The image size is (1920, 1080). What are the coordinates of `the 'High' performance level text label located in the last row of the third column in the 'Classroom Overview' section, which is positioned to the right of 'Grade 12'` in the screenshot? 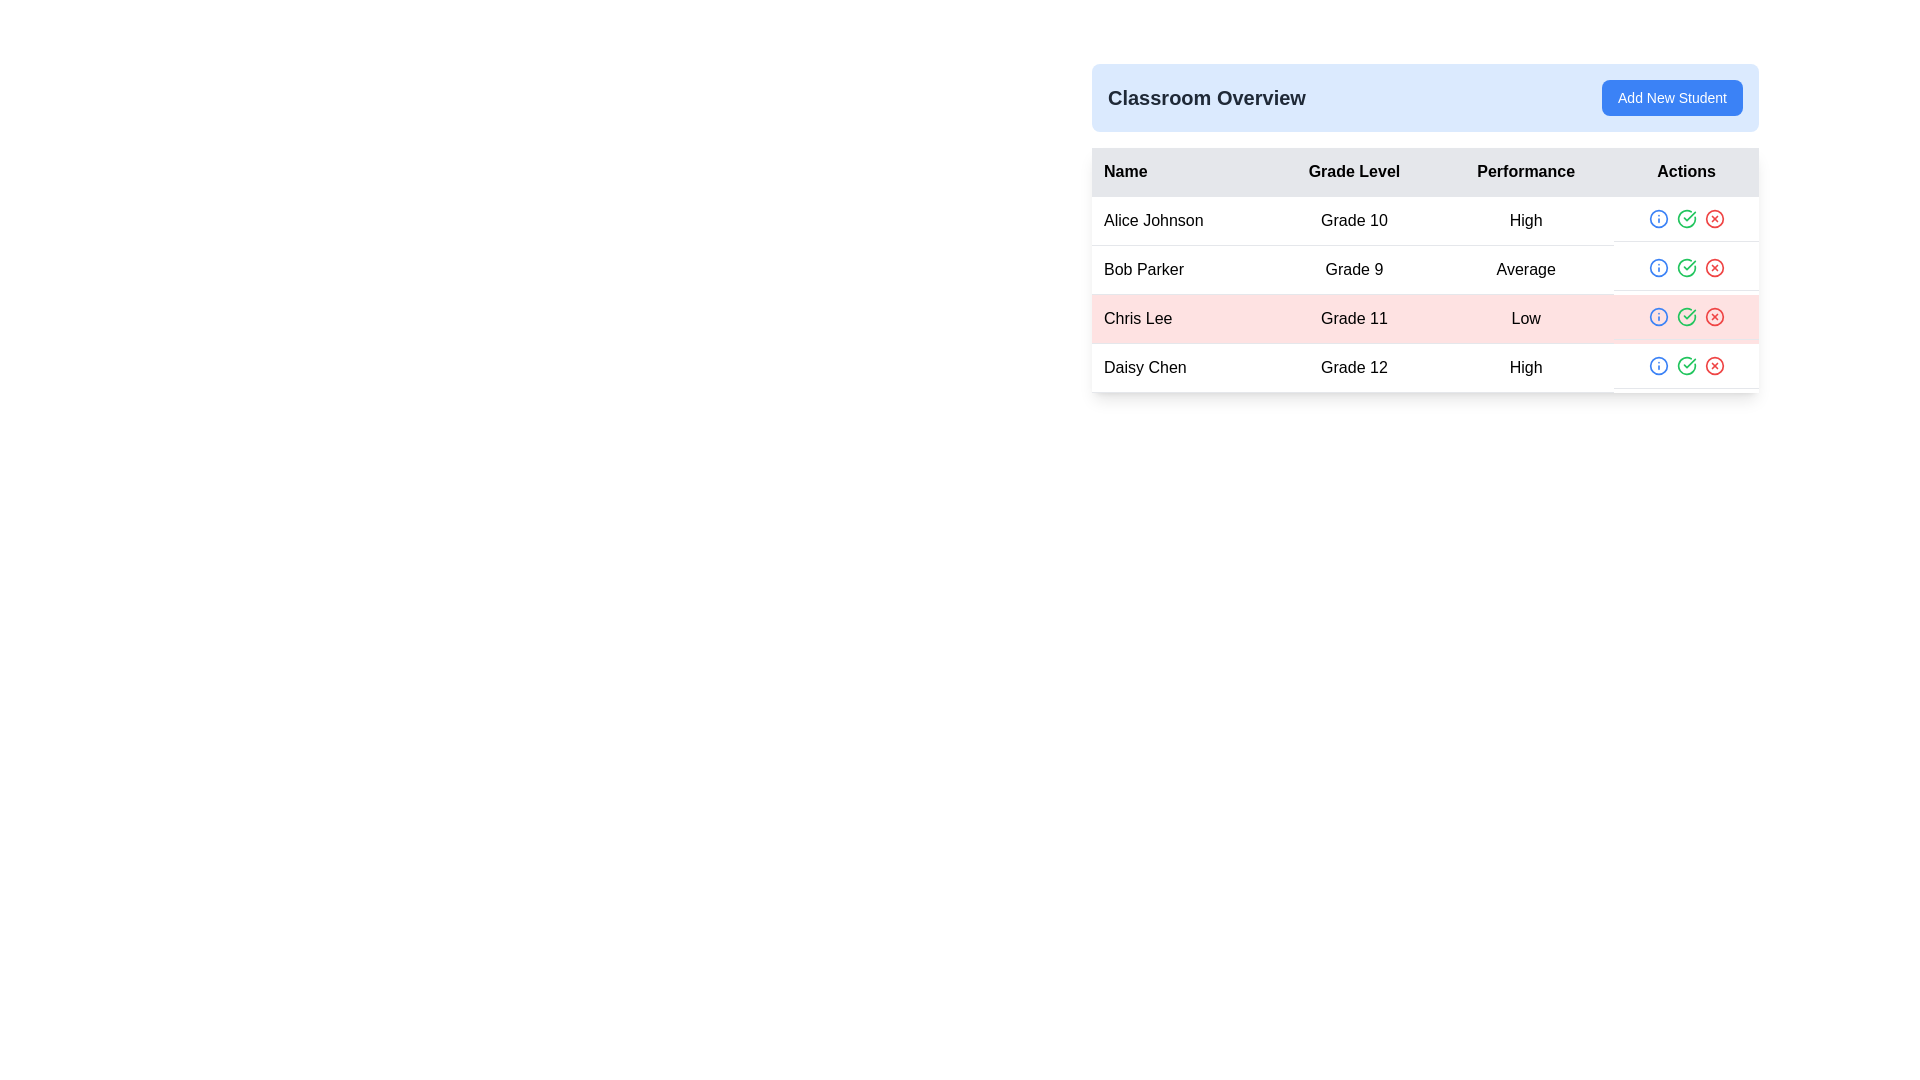 It's located at (1525, 367).